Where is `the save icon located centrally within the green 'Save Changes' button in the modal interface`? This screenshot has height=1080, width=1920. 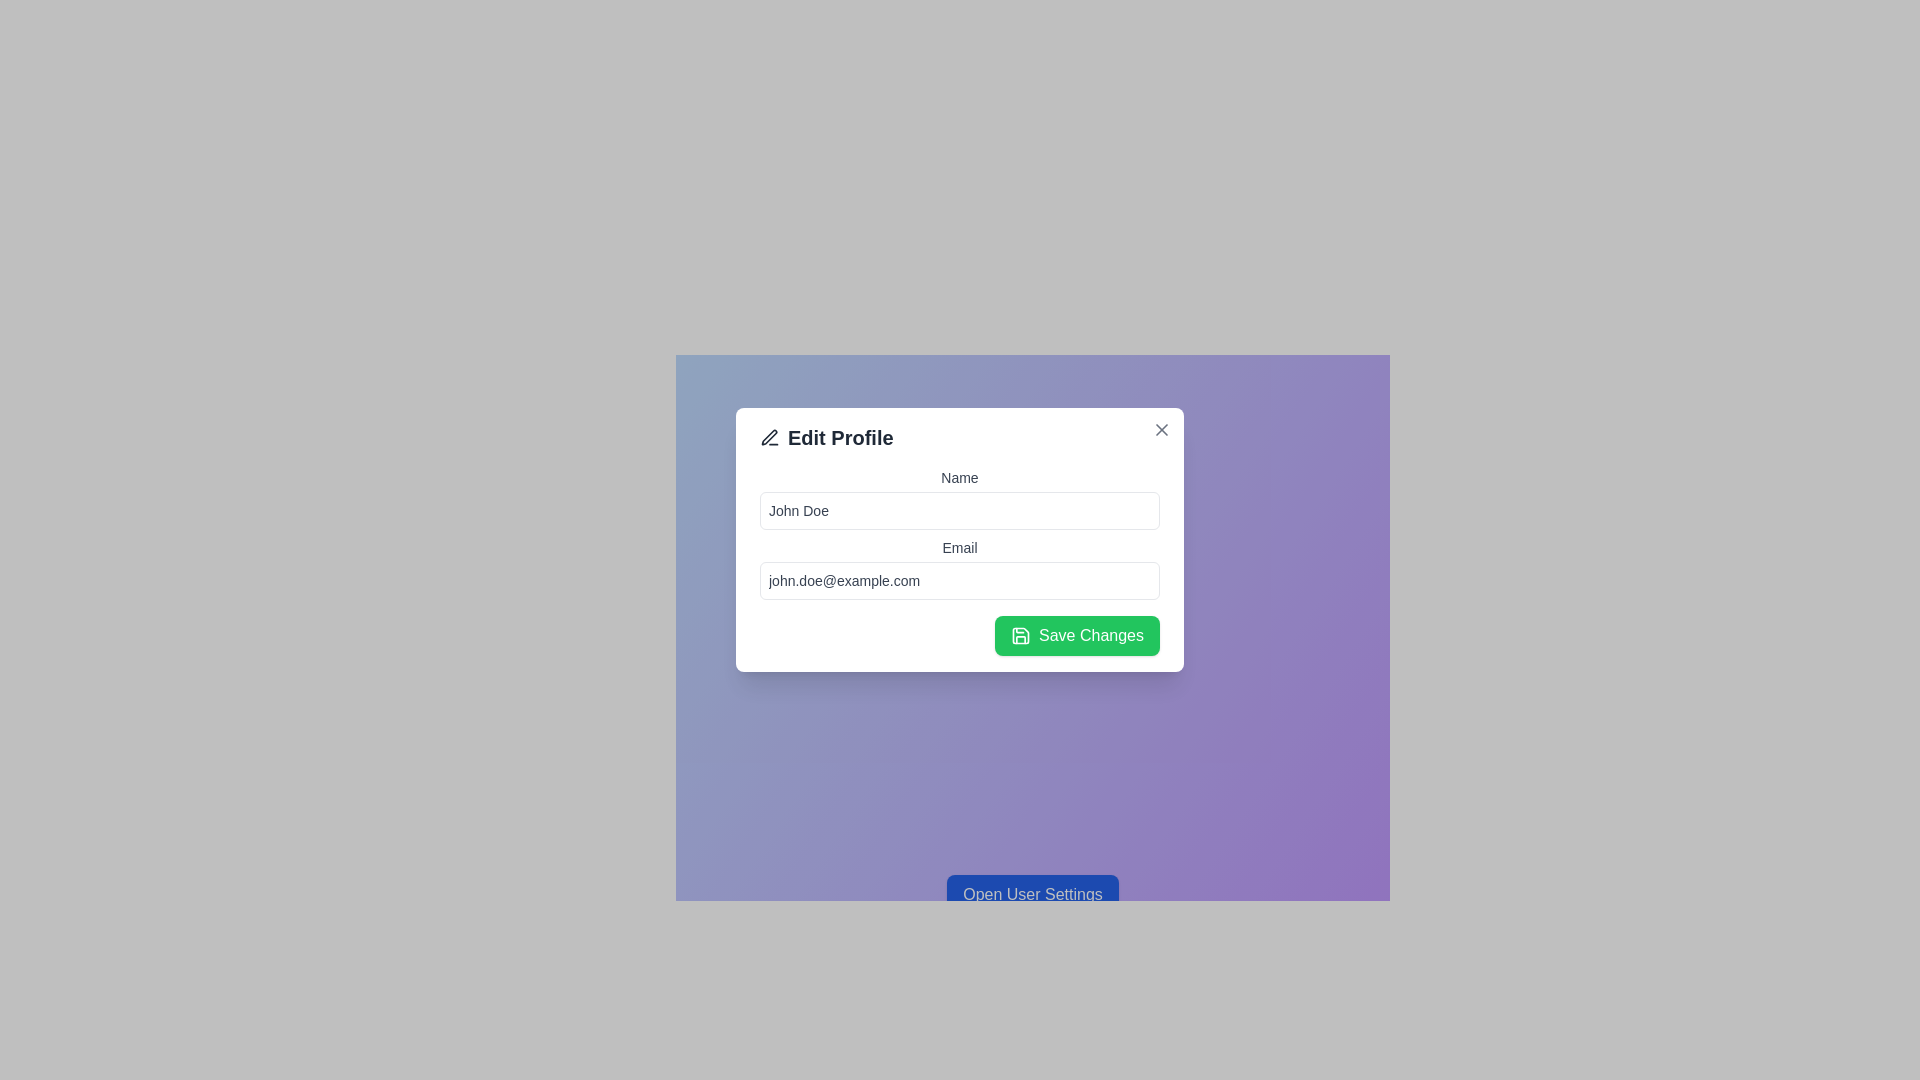 the save icon located centrally within the green 'Save Changes' button in the modal interface is located at coordinates (1021, 636).